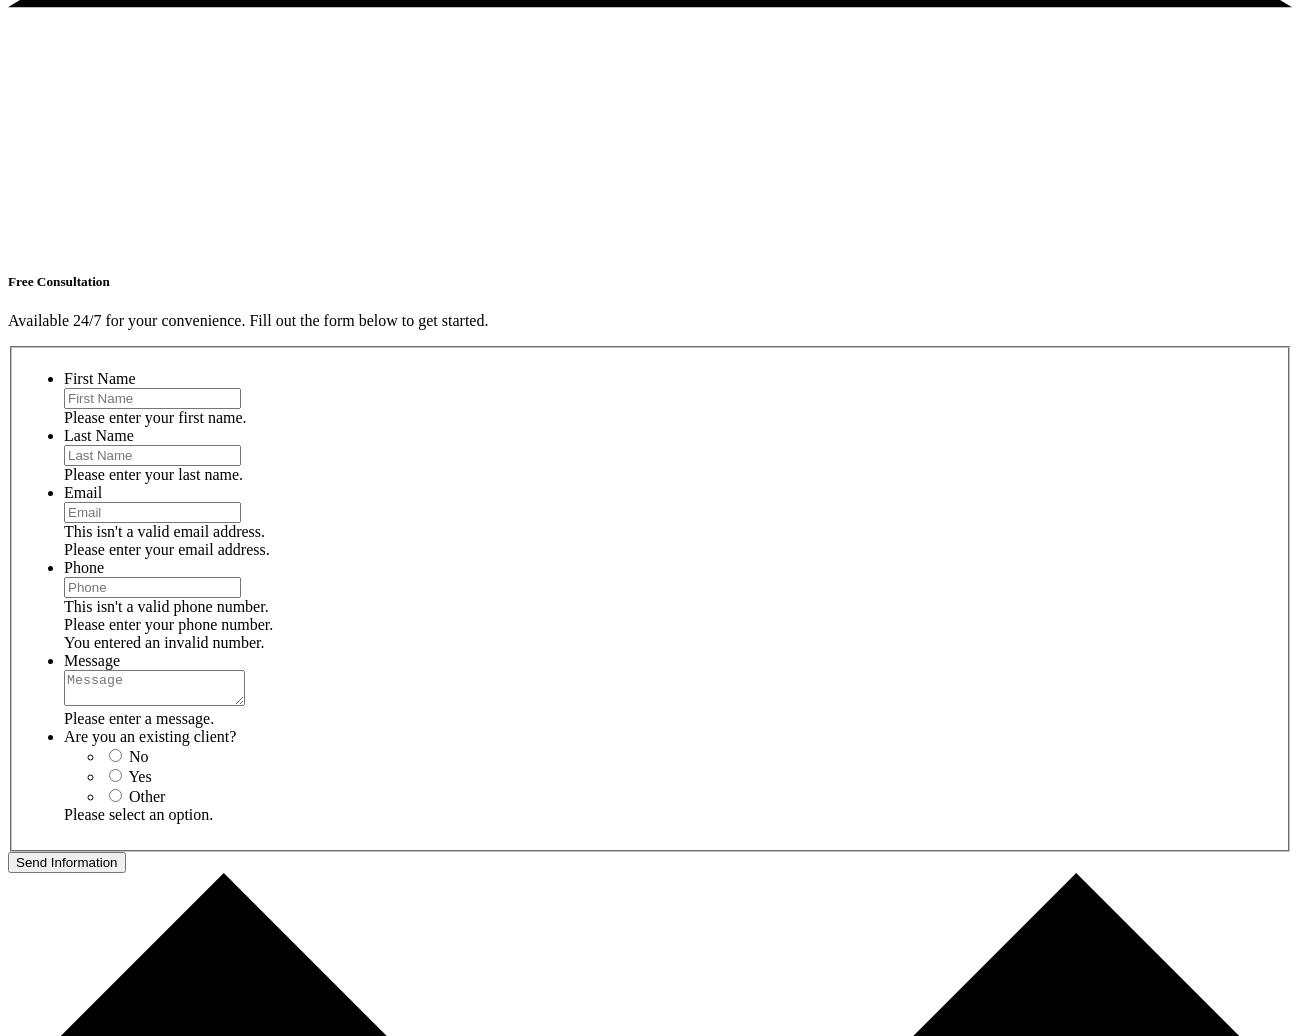 This screenshot has height=1036, width=1300. Describe the element at coordinates (149, 735) in the screenshot. I see `'Are you an existing client?'` at that location.